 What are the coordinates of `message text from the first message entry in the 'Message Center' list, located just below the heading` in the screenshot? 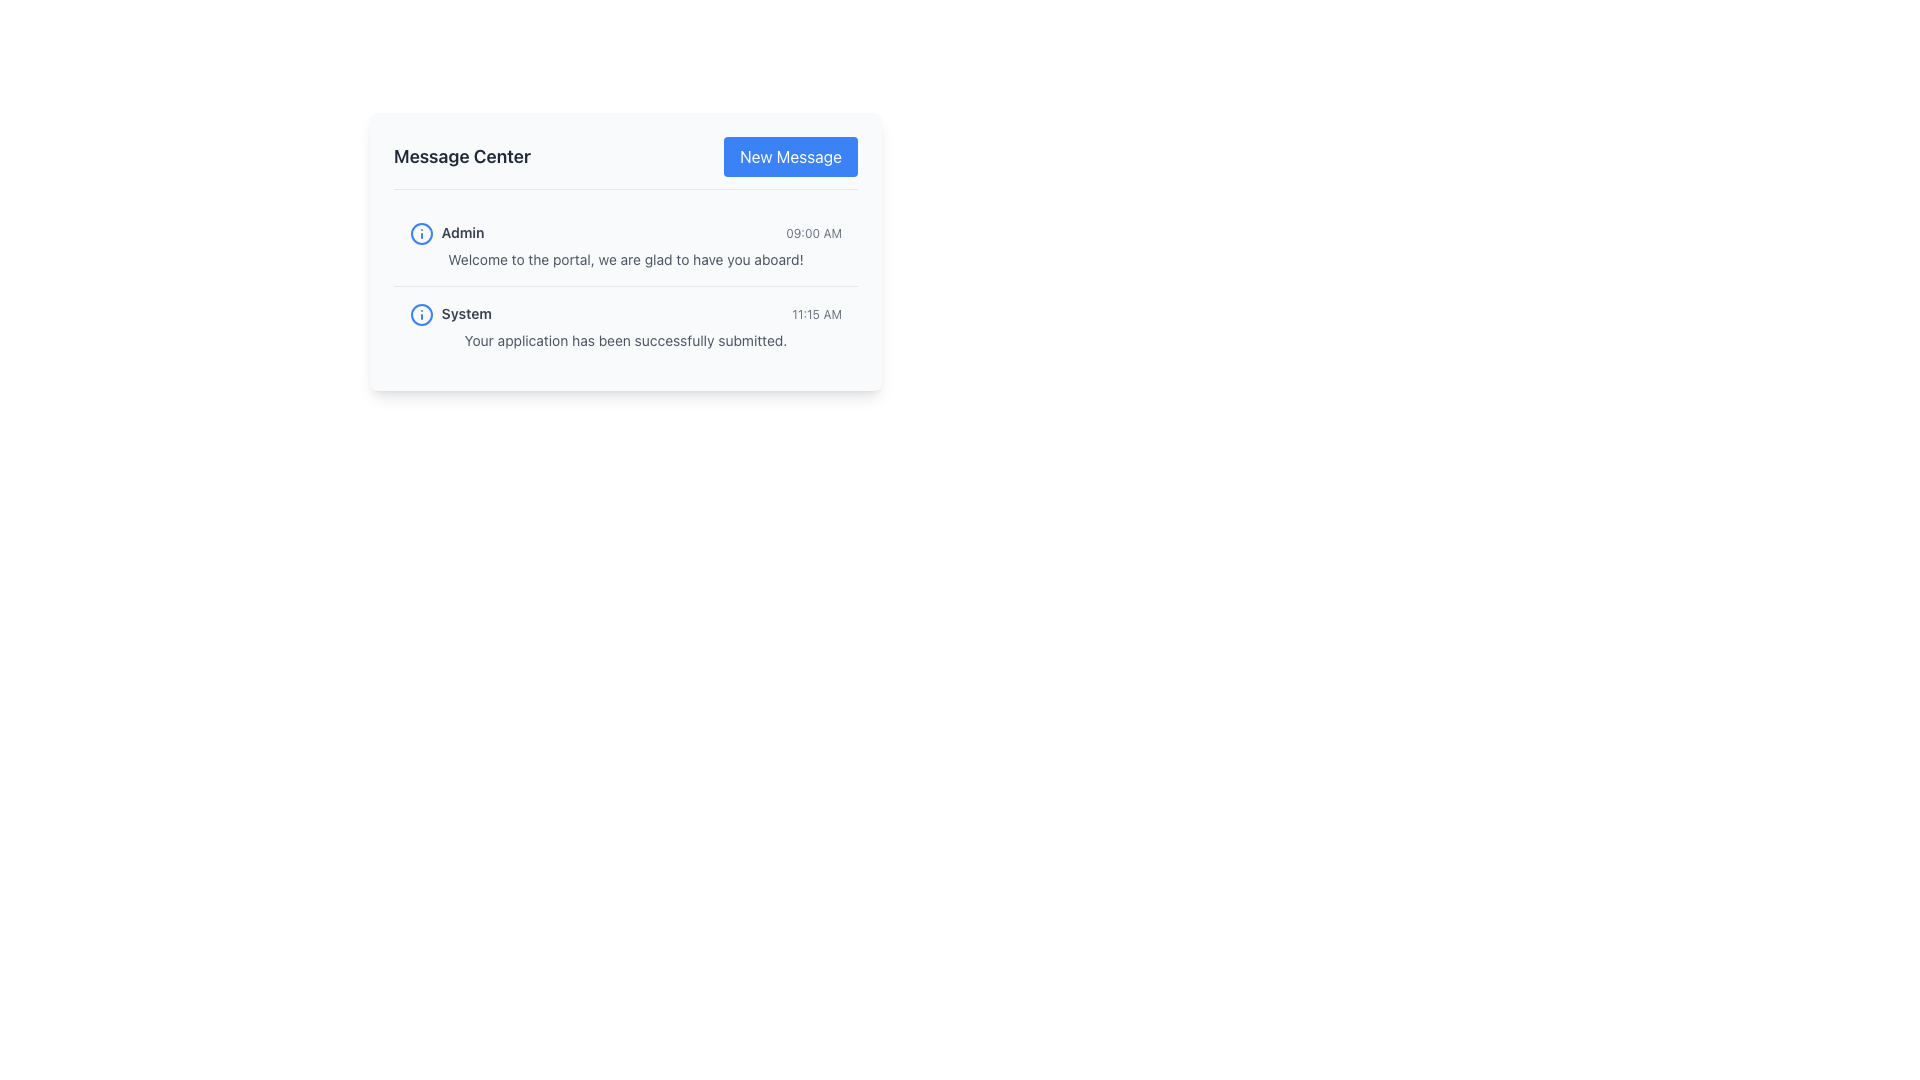 It's located at (624, 245).